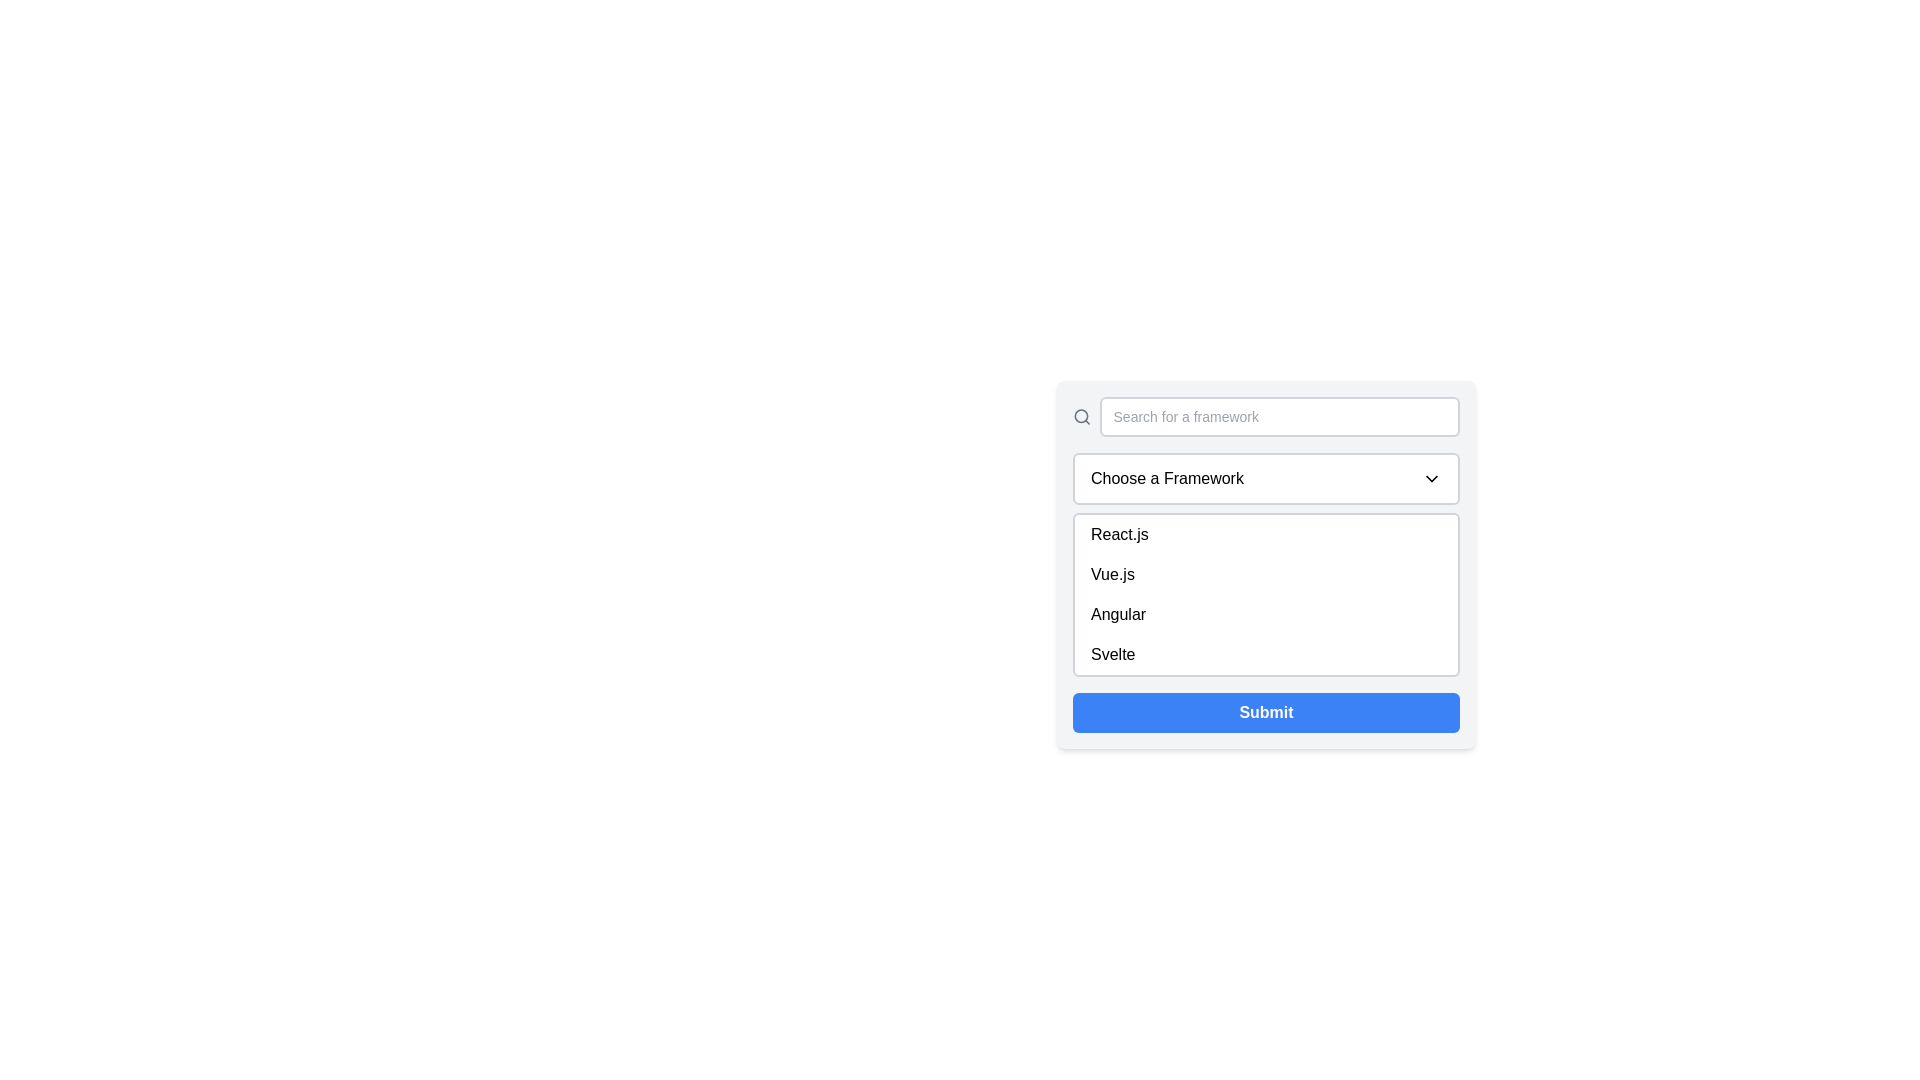 This screenshot has height=1080, width=1920. I want to click on the 'Vue.js' selectable item in the dropdown menu, so click(1112, 574).